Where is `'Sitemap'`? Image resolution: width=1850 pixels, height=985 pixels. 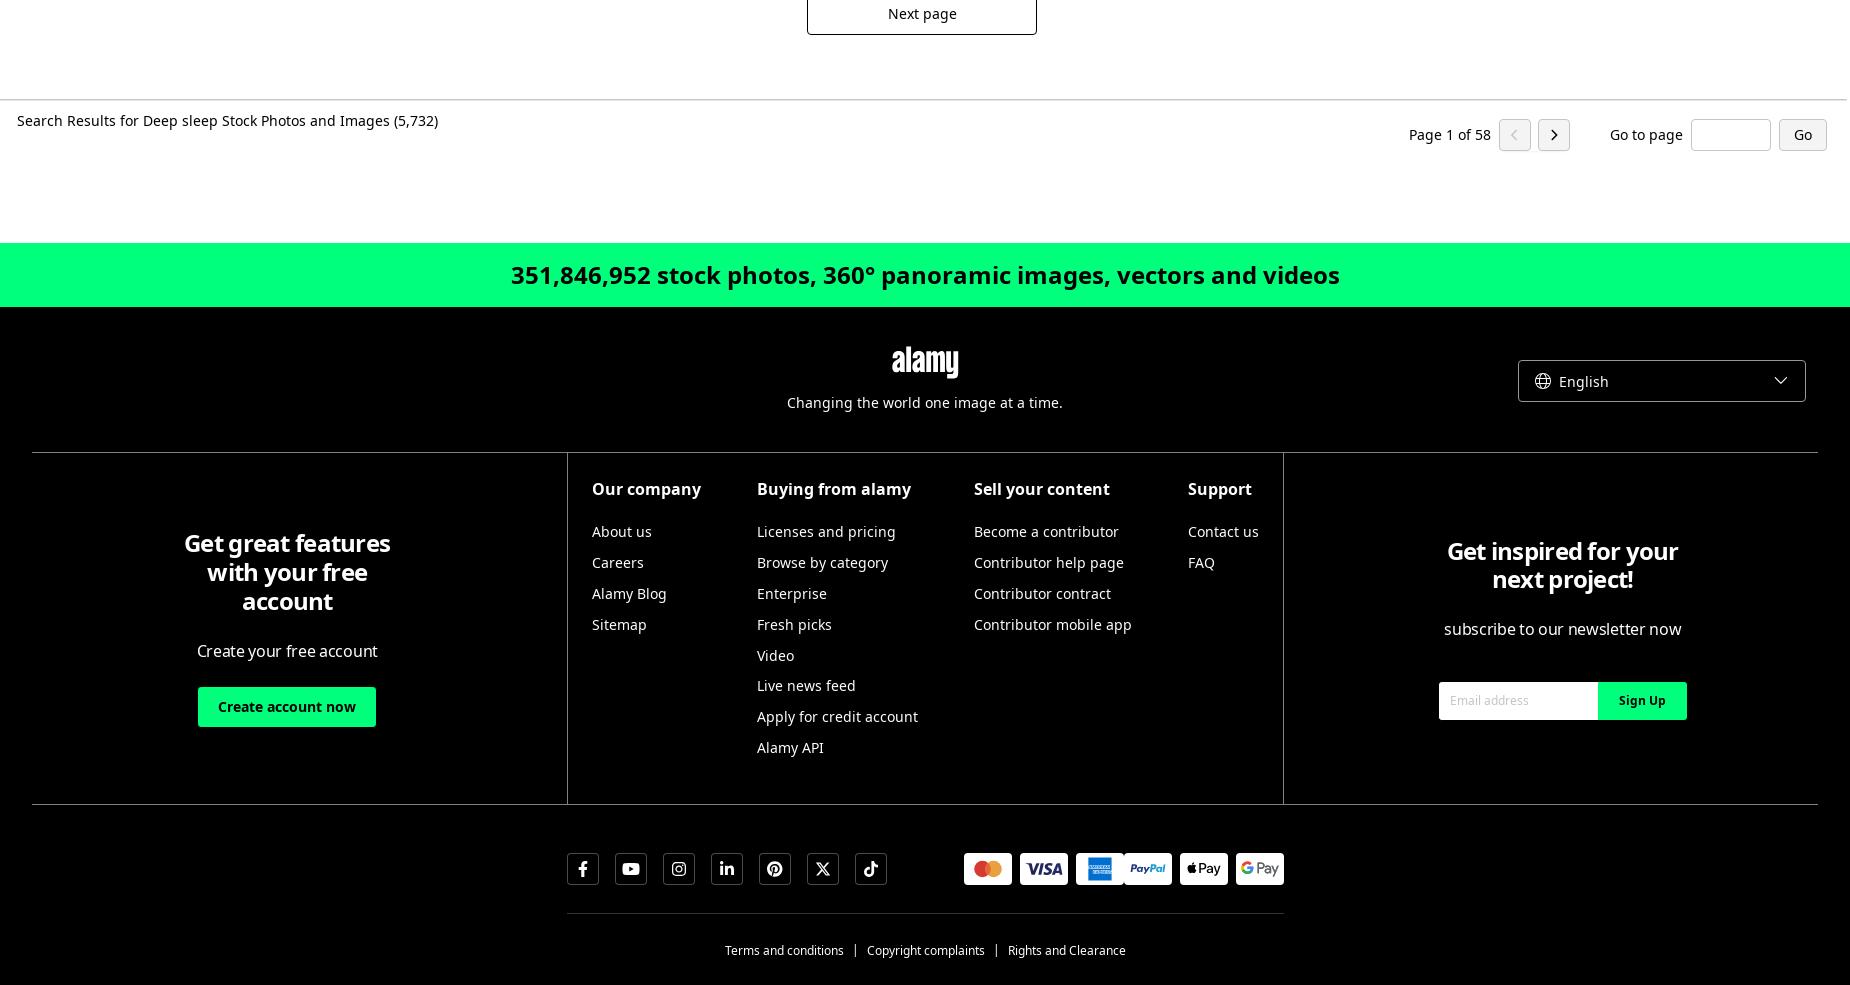
'Sitemap' is located at coordinates (618, 622).